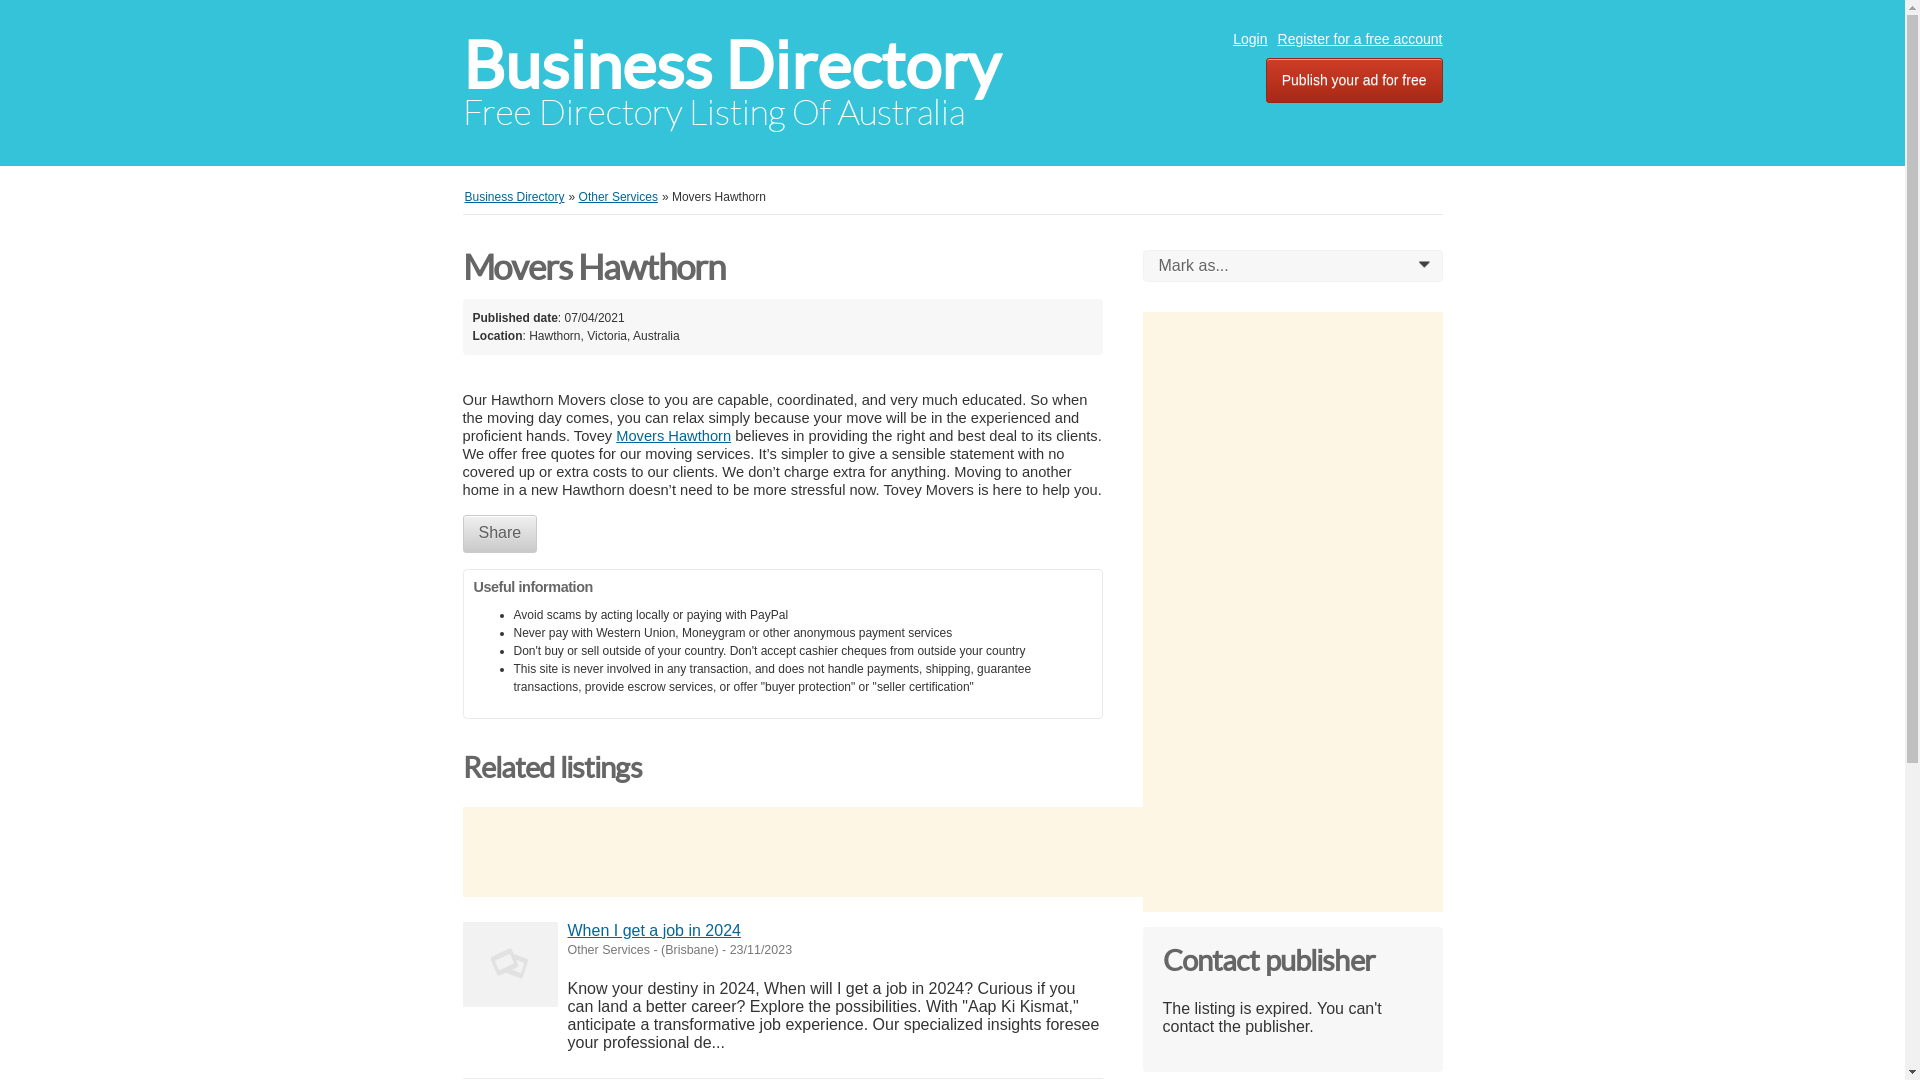 The height and width of the screenshot is (1080, 1920). Describe the element at coordinates (654, 930) in the screenshot. I see `'When I get a job in 2024'` at that location.